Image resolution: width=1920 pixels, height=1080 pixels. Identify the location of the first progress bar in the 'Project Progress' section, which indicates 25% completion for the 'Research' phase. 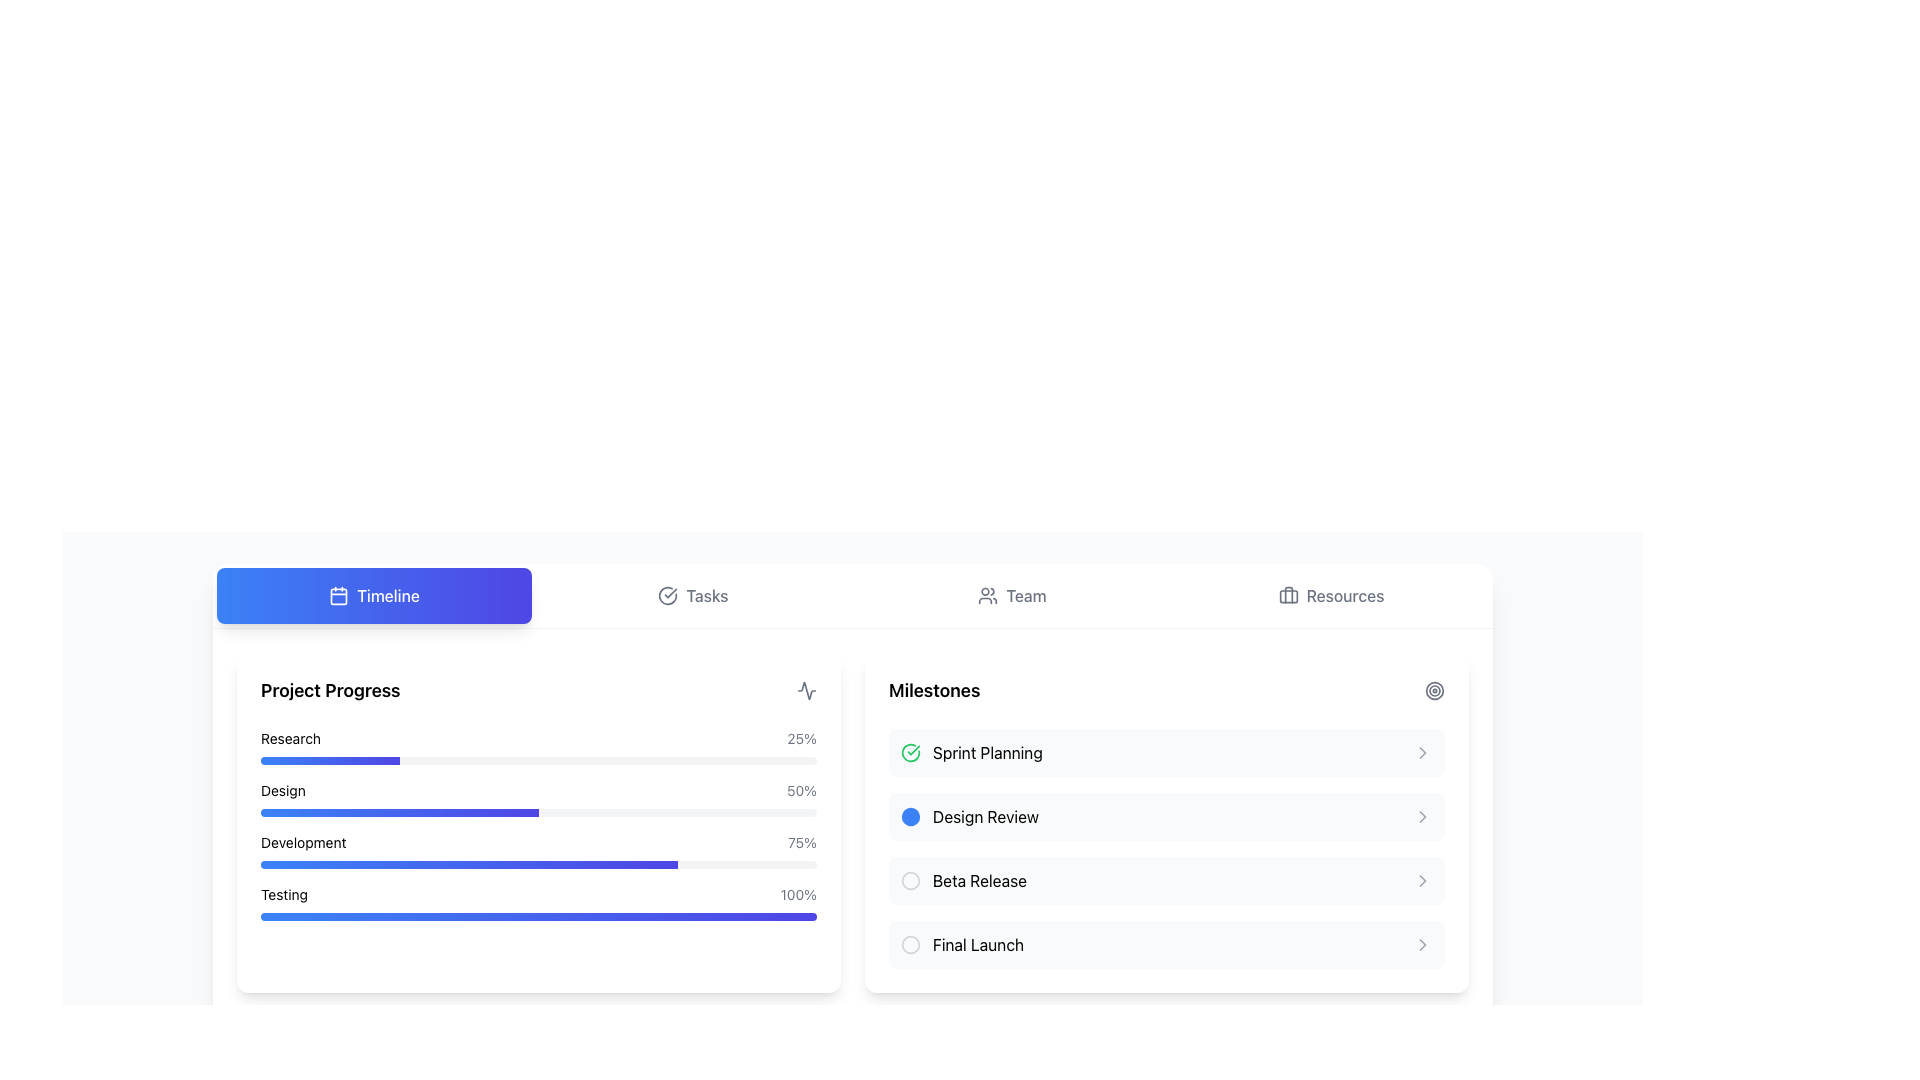
(538, 747).